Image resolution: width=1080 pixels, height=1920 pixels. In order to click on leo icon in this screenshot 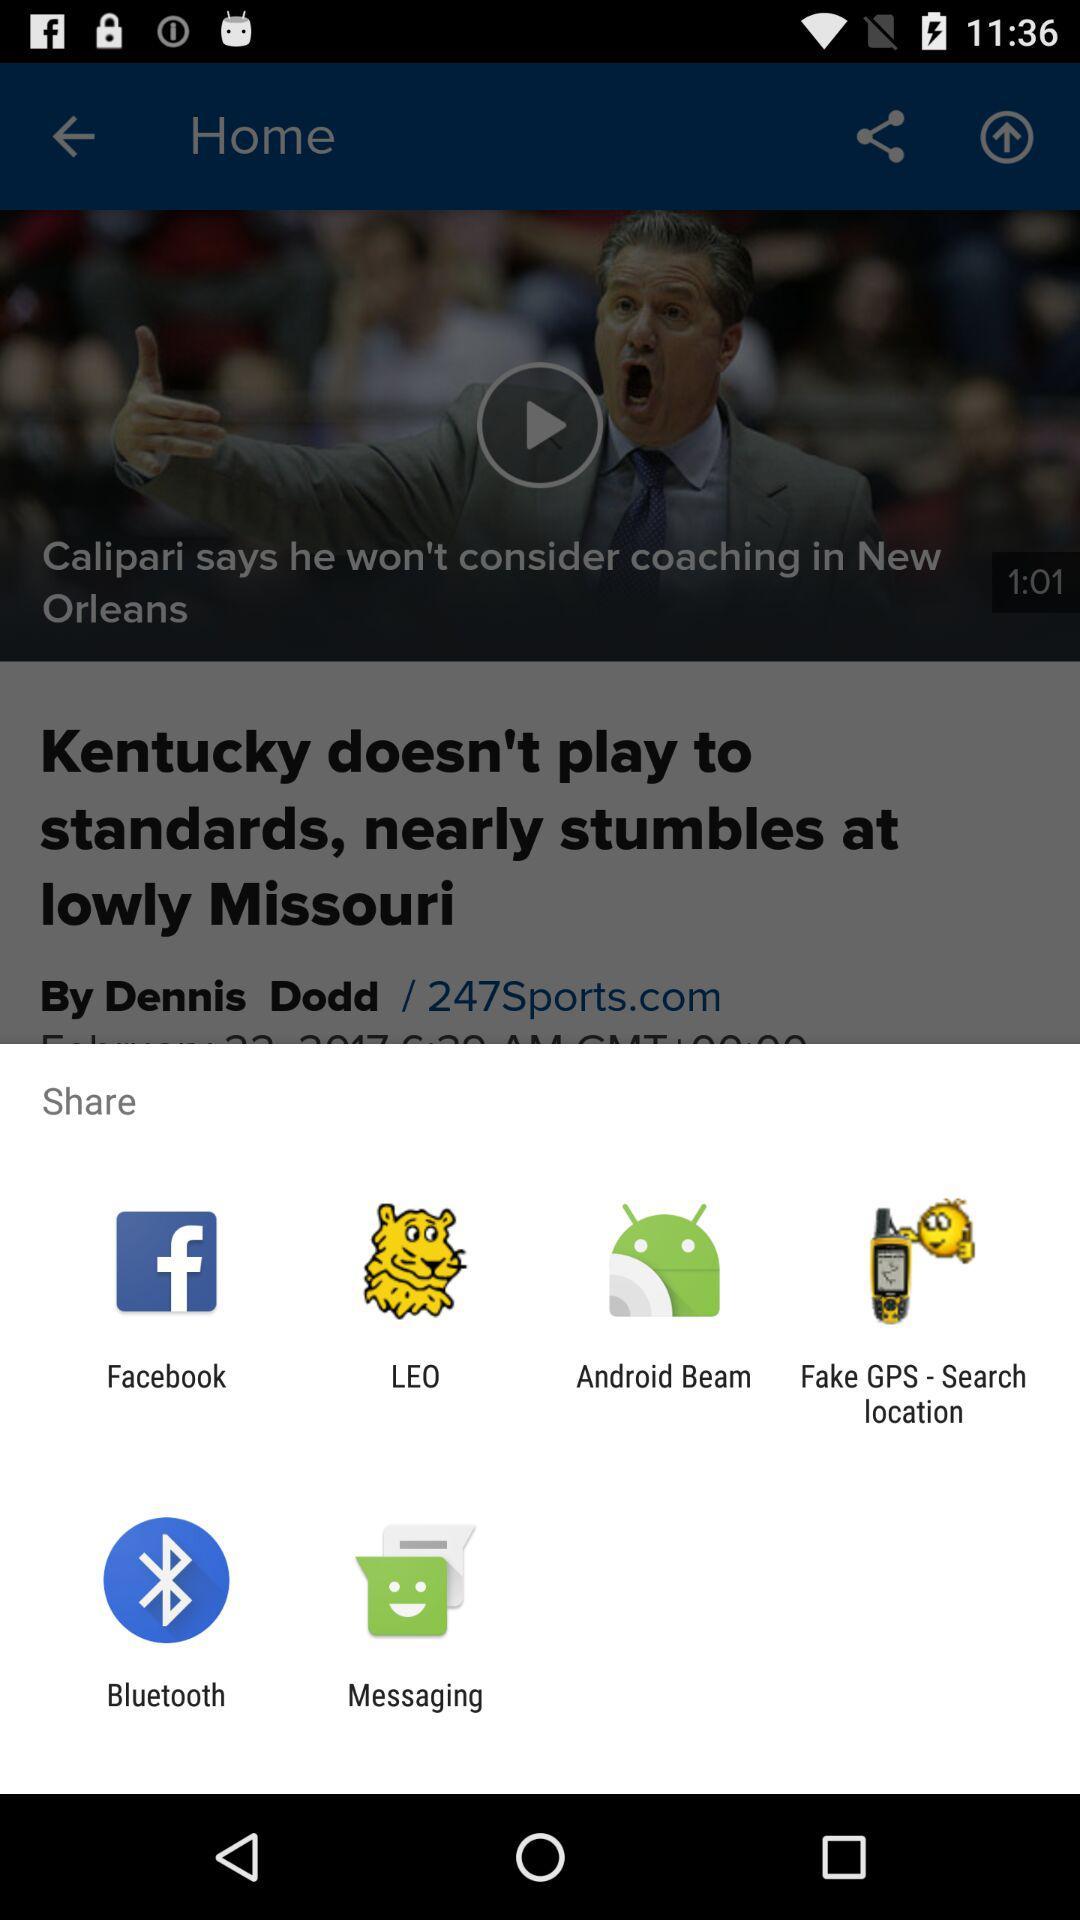, I will do `click(414, 1392)`.